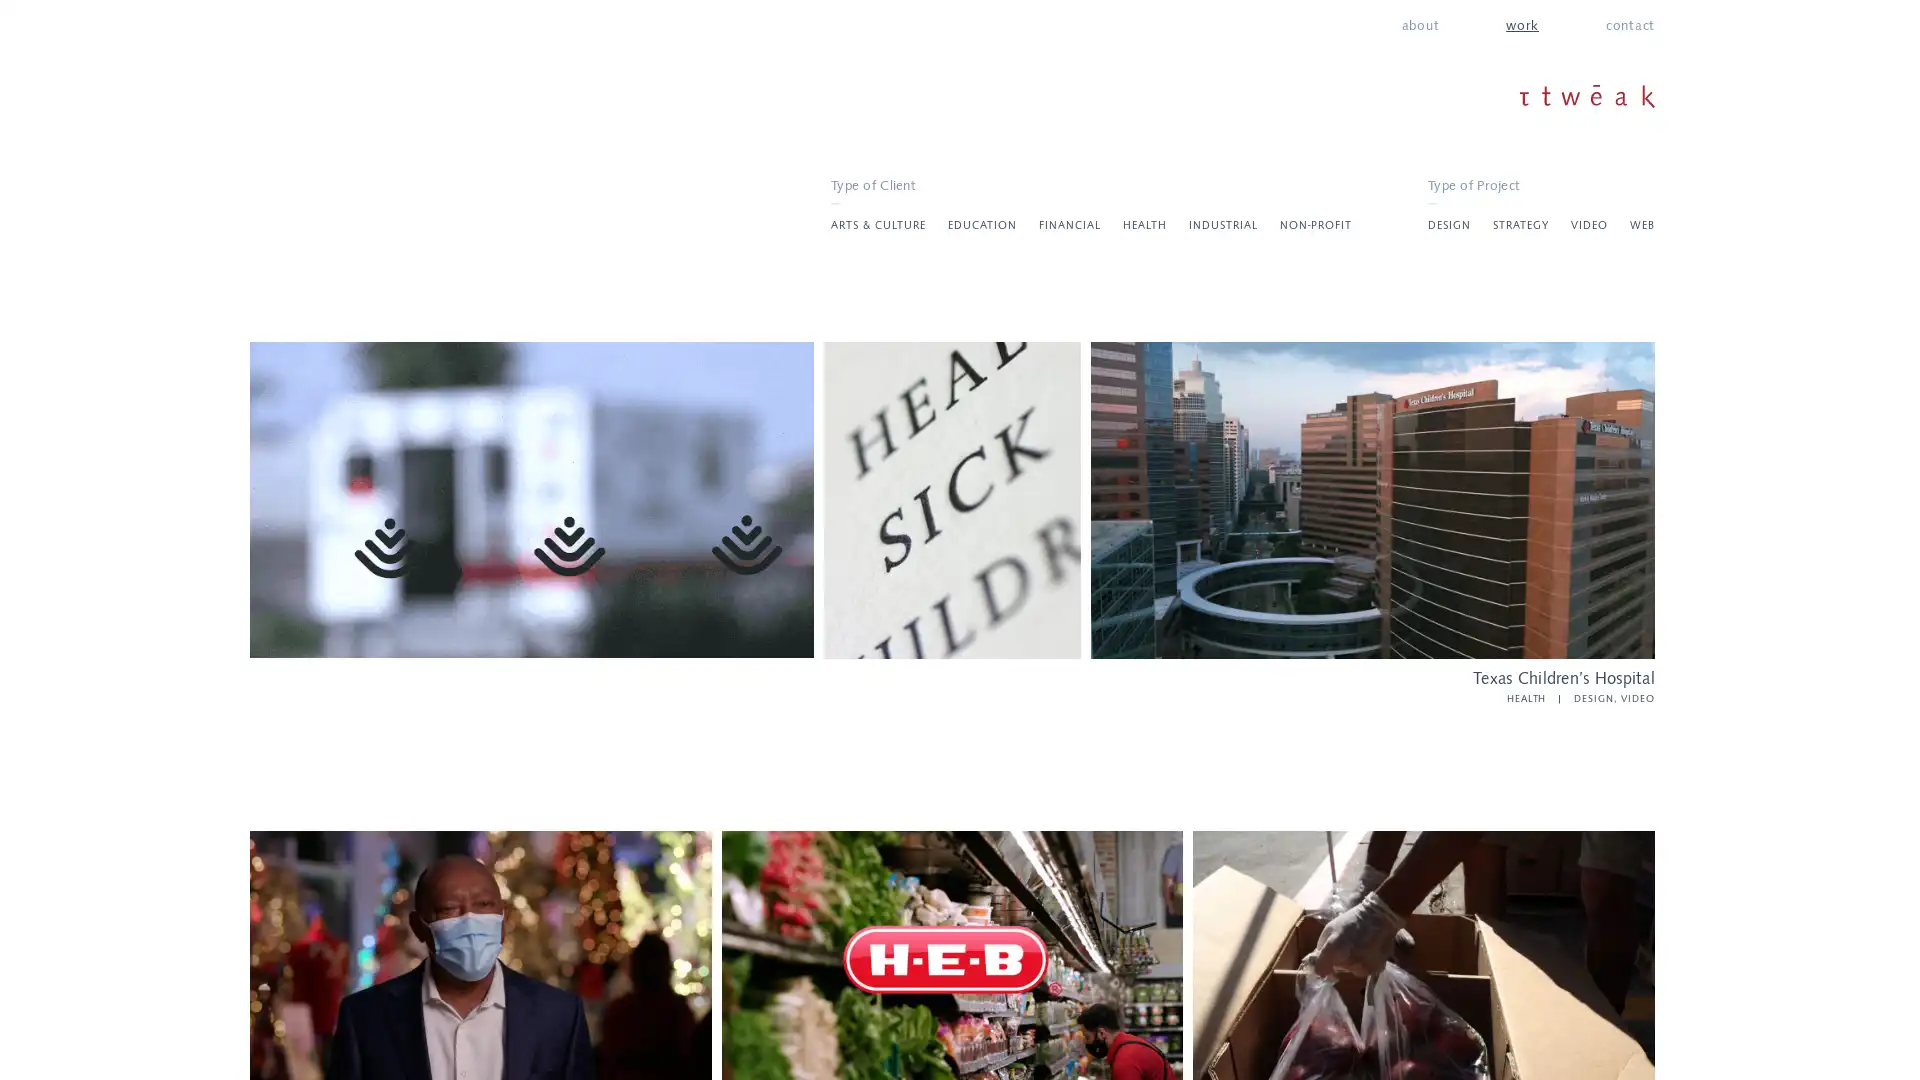 Image resolution: width=1920 pixels, height=1080 pixels. Describe the element at coordinates (1222, 225) in the screenshot. I see `INDUSTRIAL` at that location.